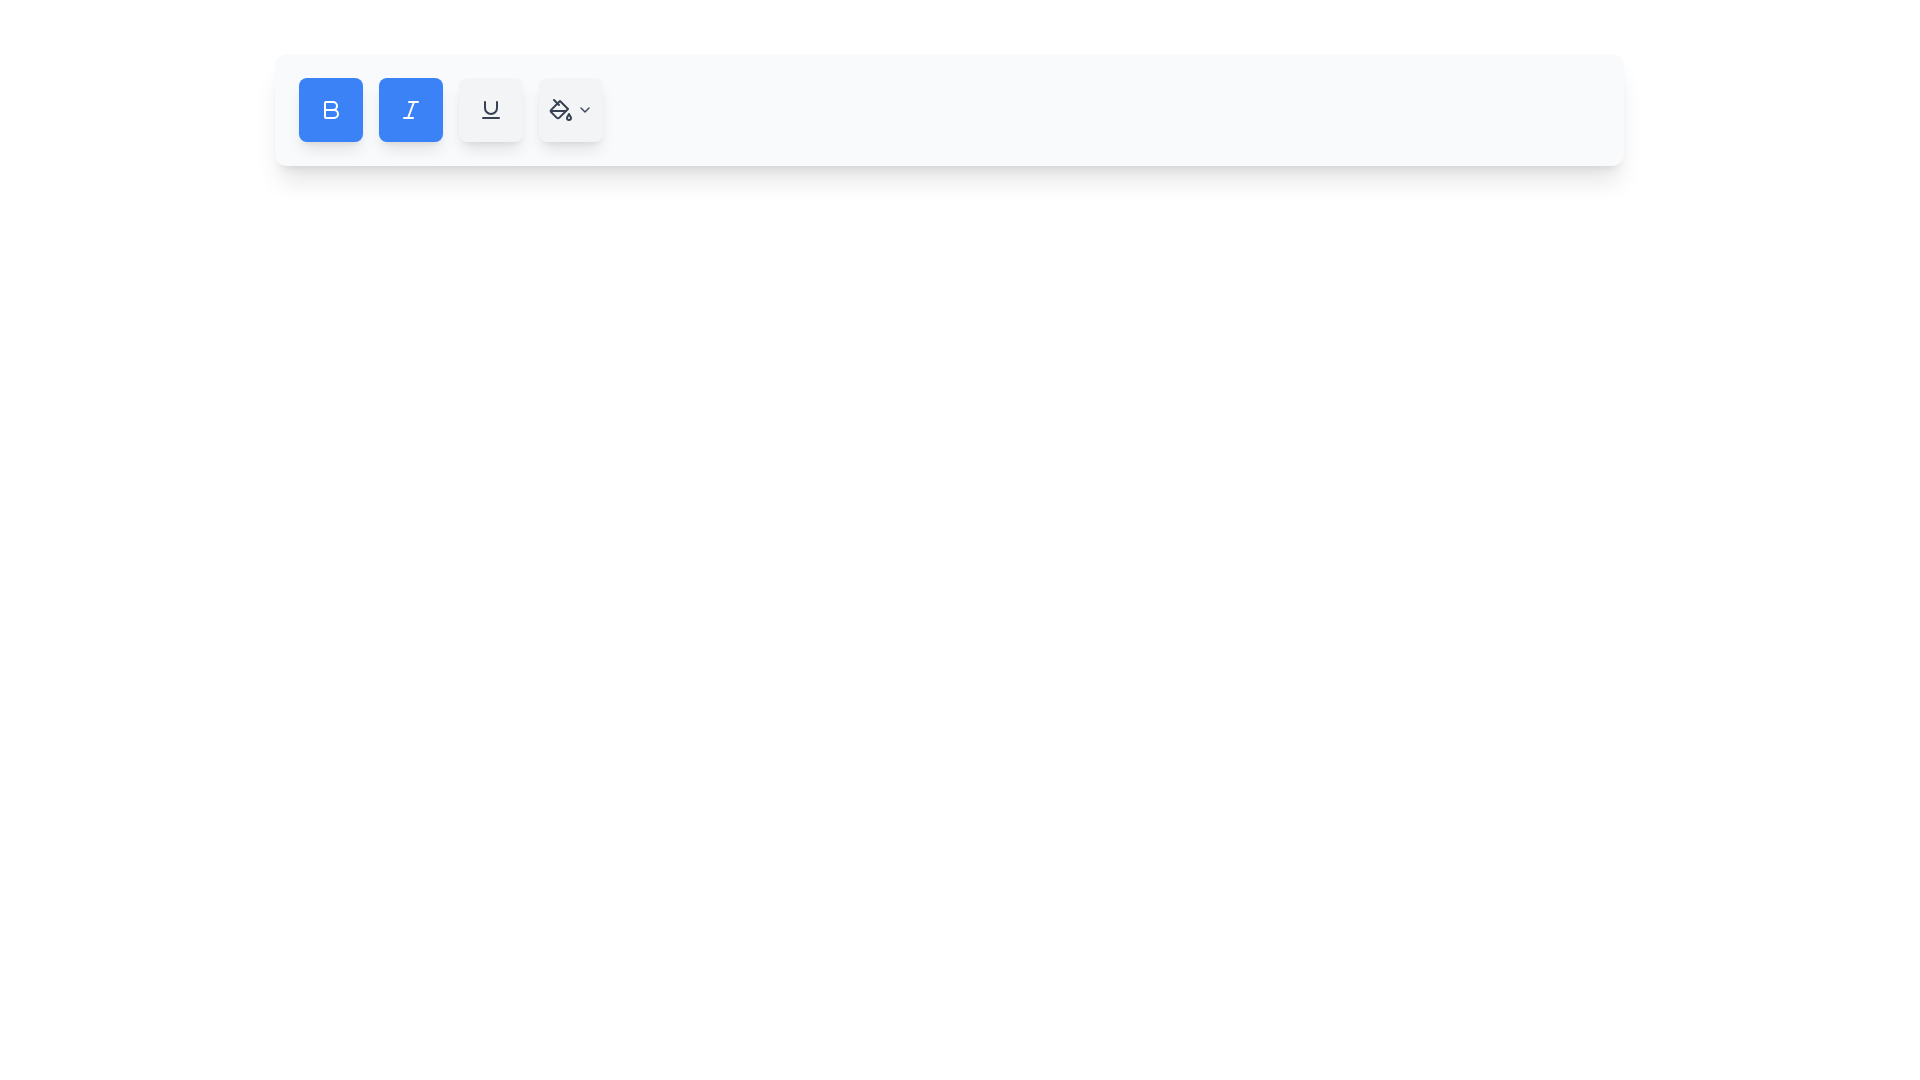  I want to click on the decorative part of the bold text icon located in the third button from the left in the toolbar at the top of the interface, so click(331, 110).